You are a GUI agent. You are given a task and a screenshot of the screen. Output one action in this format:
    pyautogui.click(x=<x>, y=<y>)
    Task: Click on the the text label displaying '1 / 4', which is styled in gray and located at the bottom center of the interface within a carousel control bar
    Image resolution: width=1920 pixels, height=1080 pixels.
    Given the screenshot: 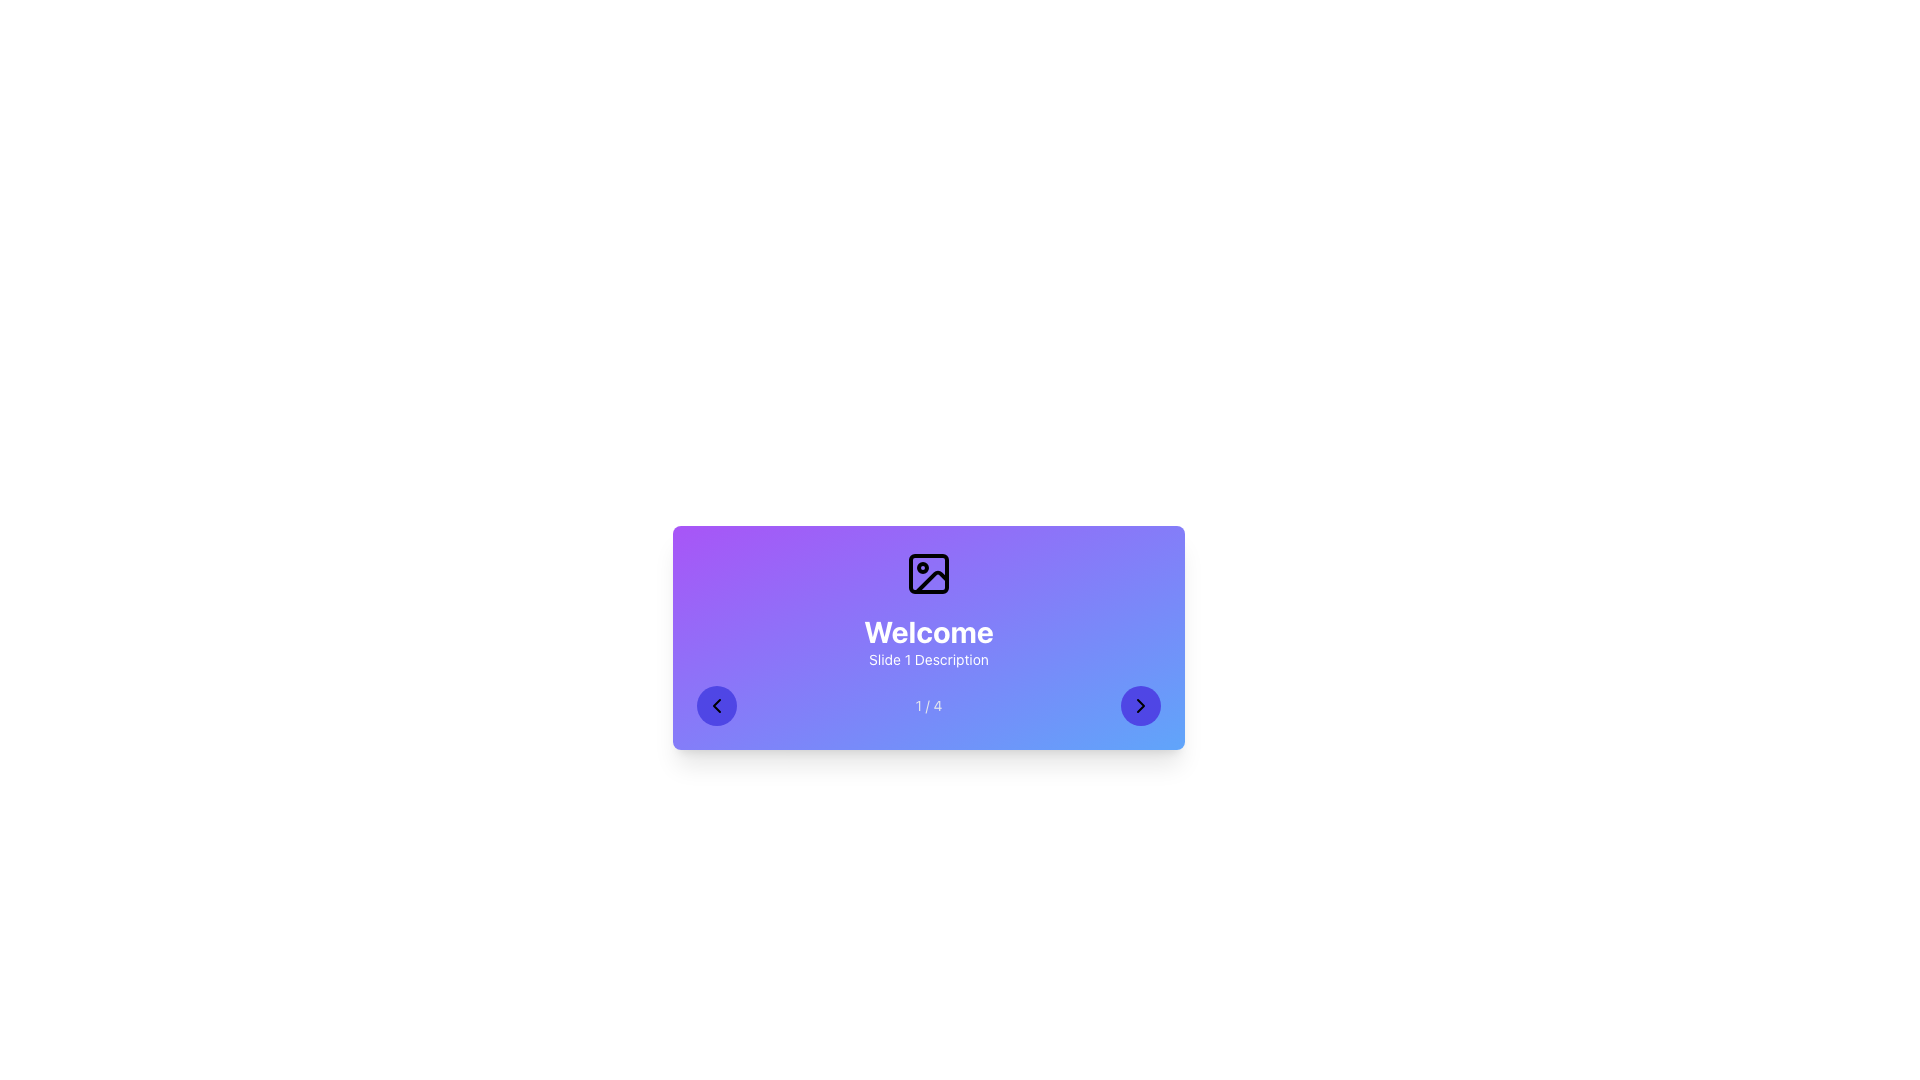 What is the action you would take?
    pyautogui.click(x=928, y=704)
    